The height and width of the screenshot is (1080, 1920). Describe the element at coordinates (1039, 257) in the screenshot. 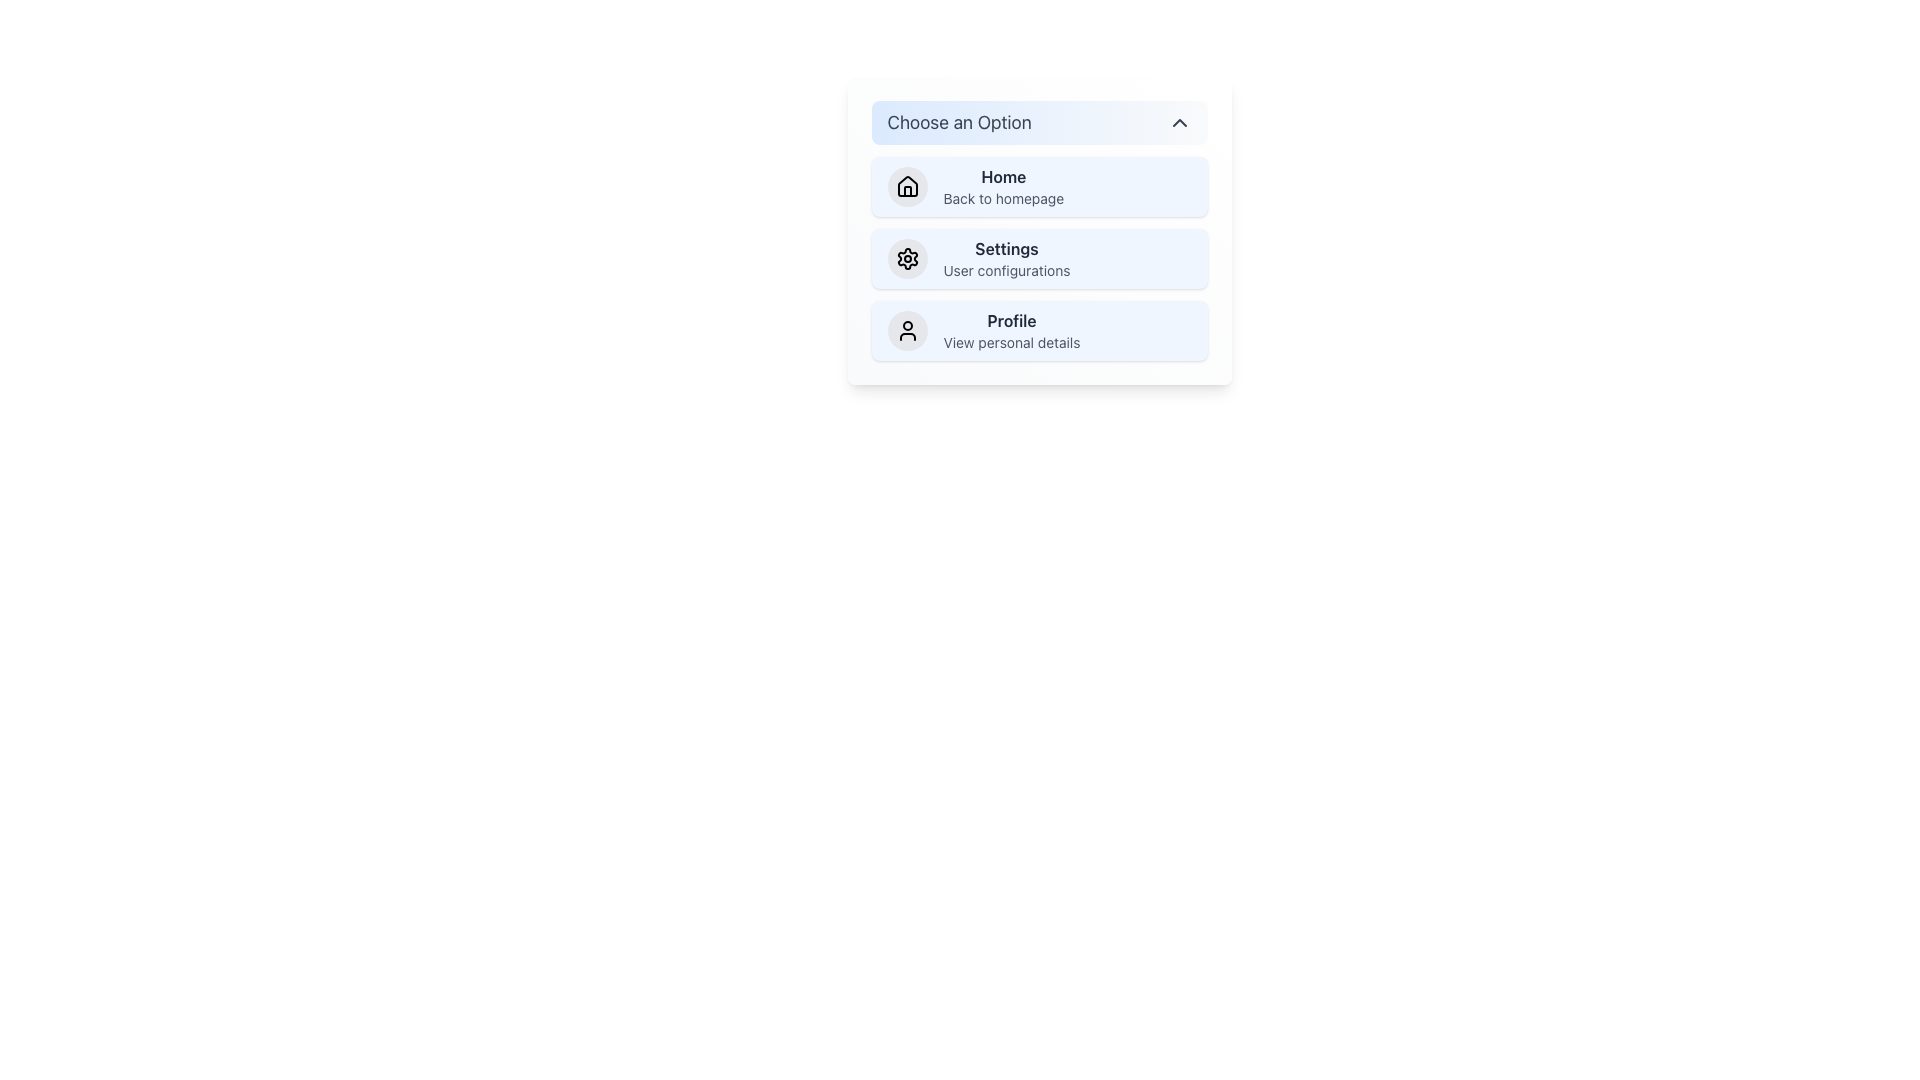

I see `the settings button` at that location.